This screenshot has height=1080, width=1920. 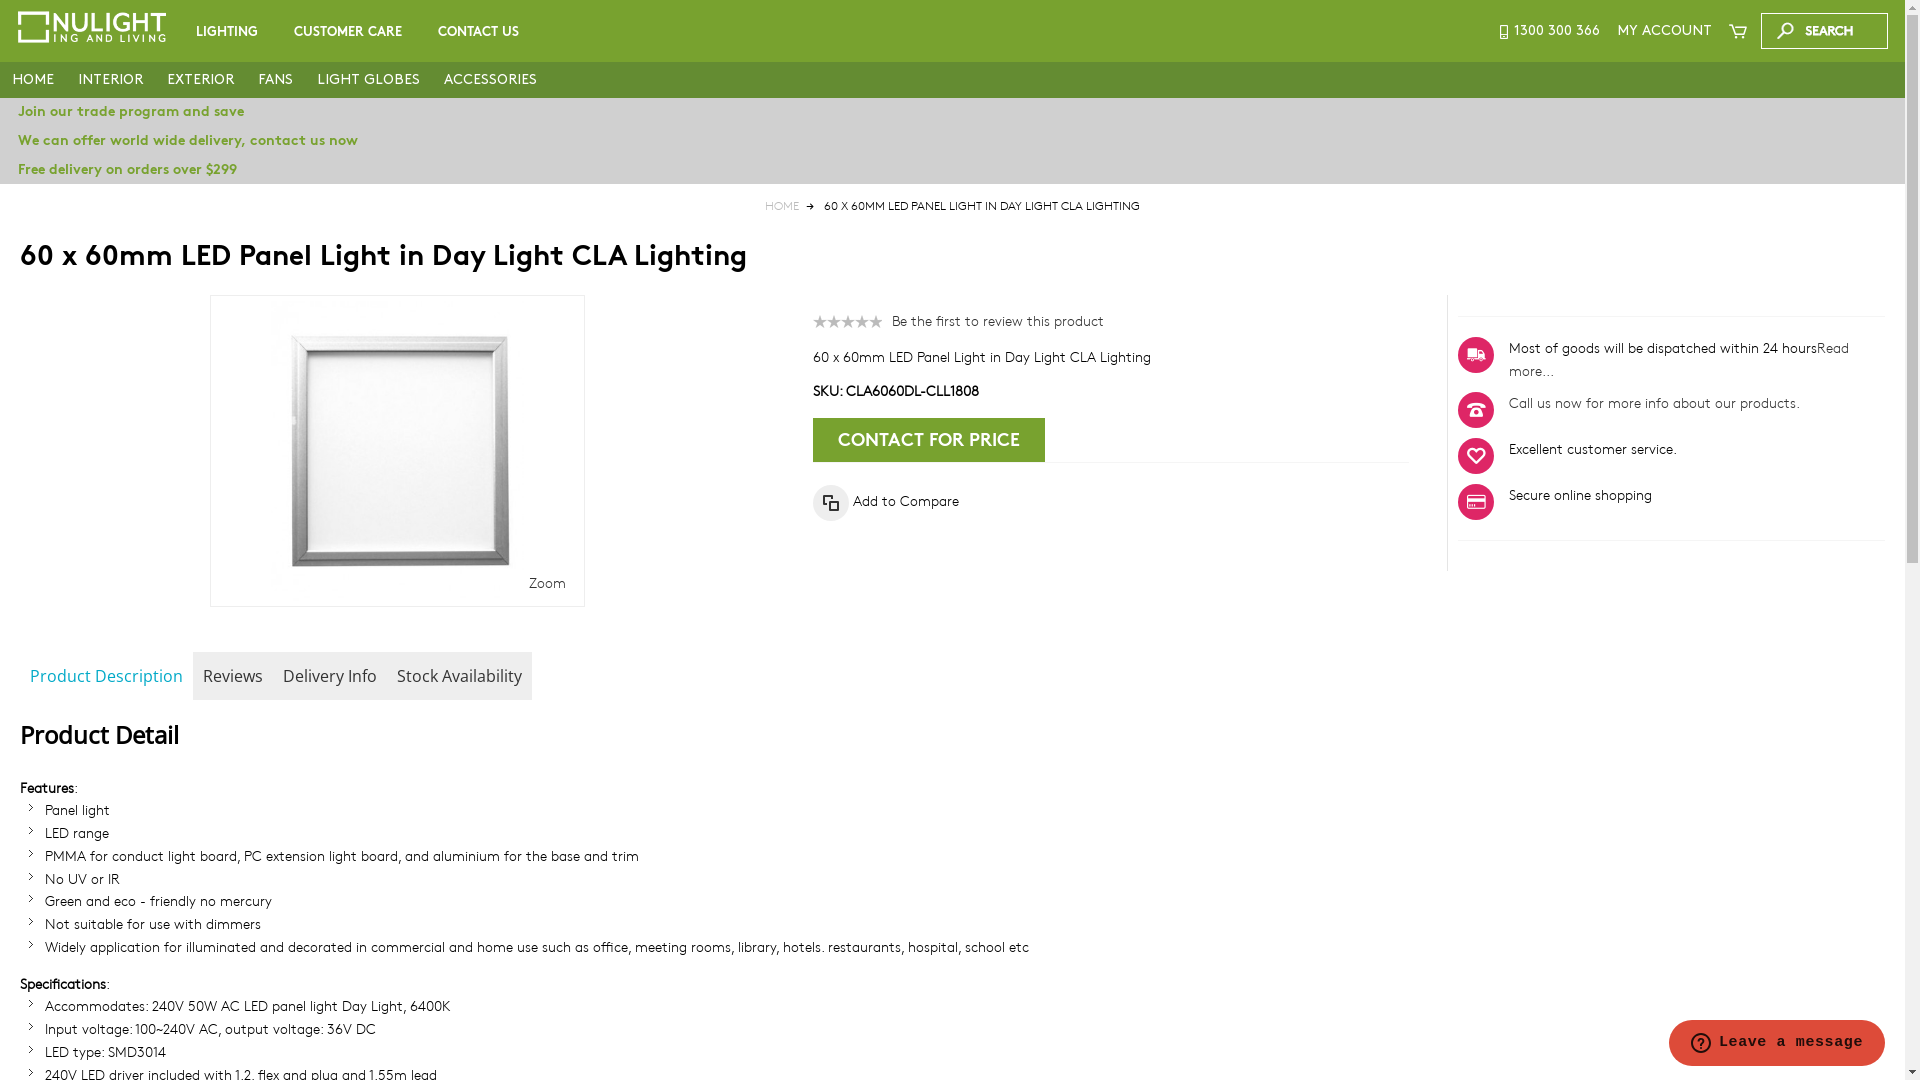 What do you see at coordinates (1654, 402) in the screenshot?
I see `'Call us now for more info about our products.'` at bounding box center [1654, 402].